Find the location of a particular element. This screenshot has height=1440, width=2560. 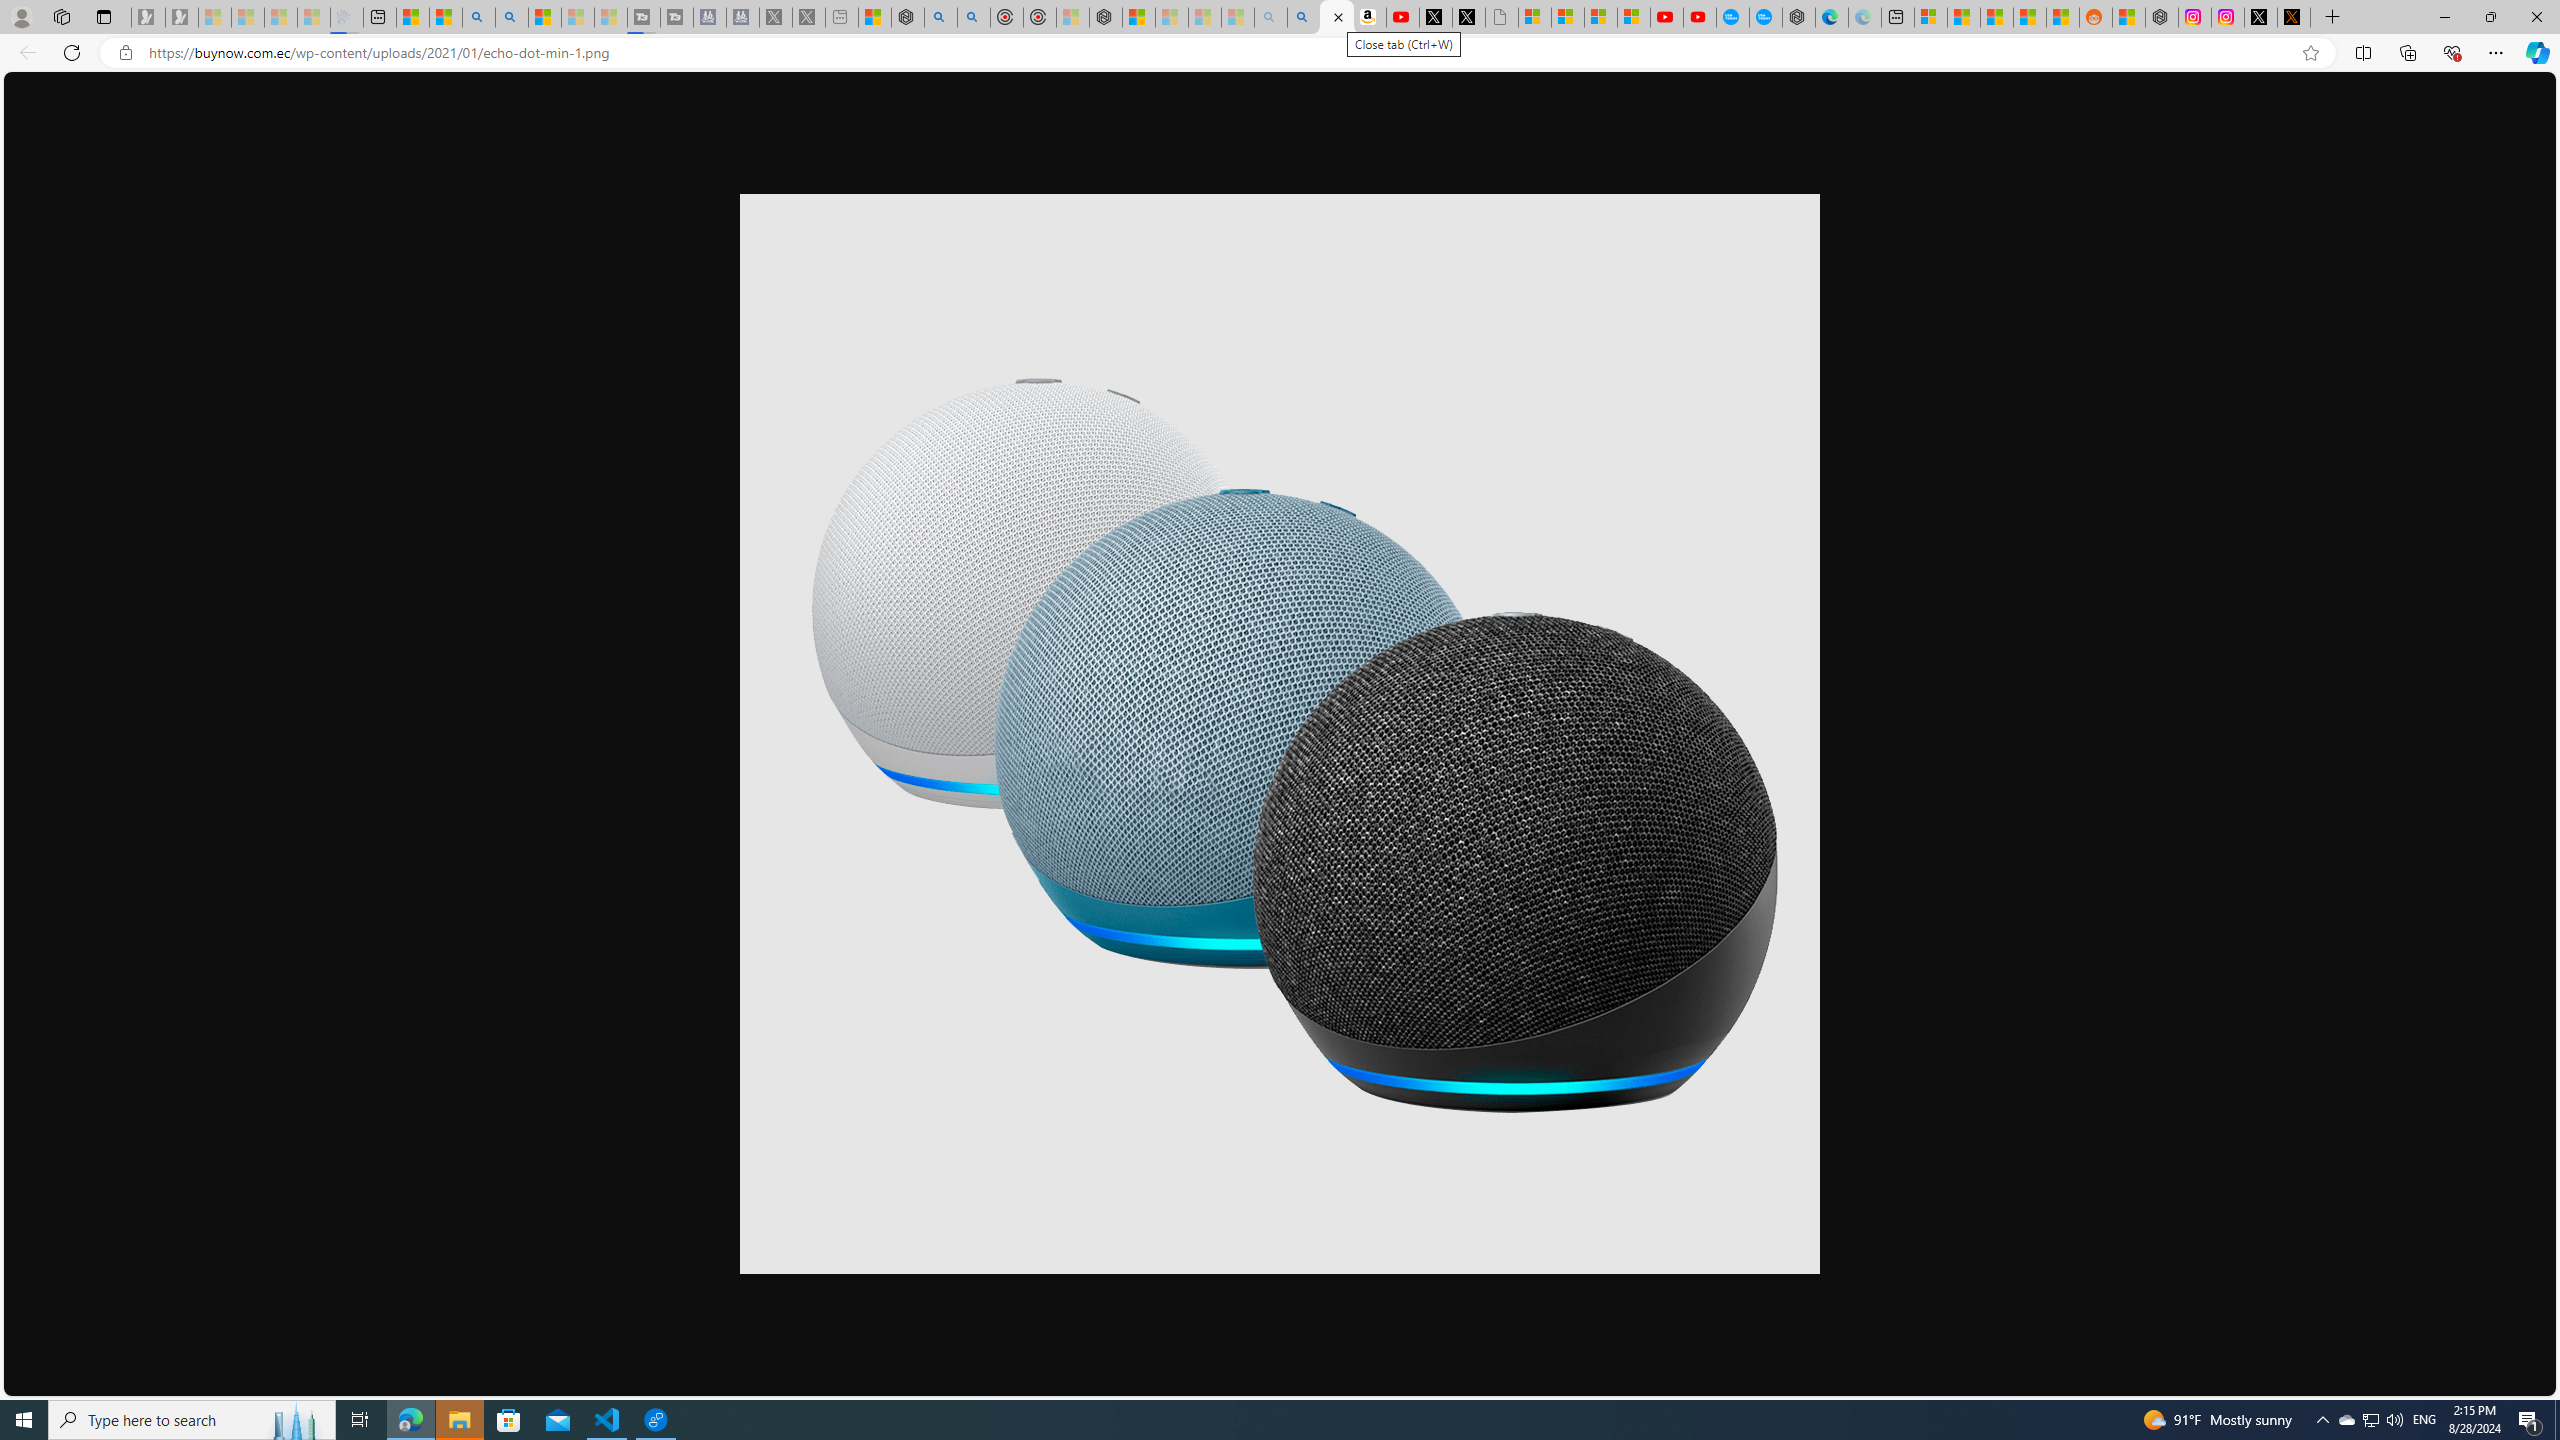

'poe ++ standard - Search' is located at coordinates (974, 16).